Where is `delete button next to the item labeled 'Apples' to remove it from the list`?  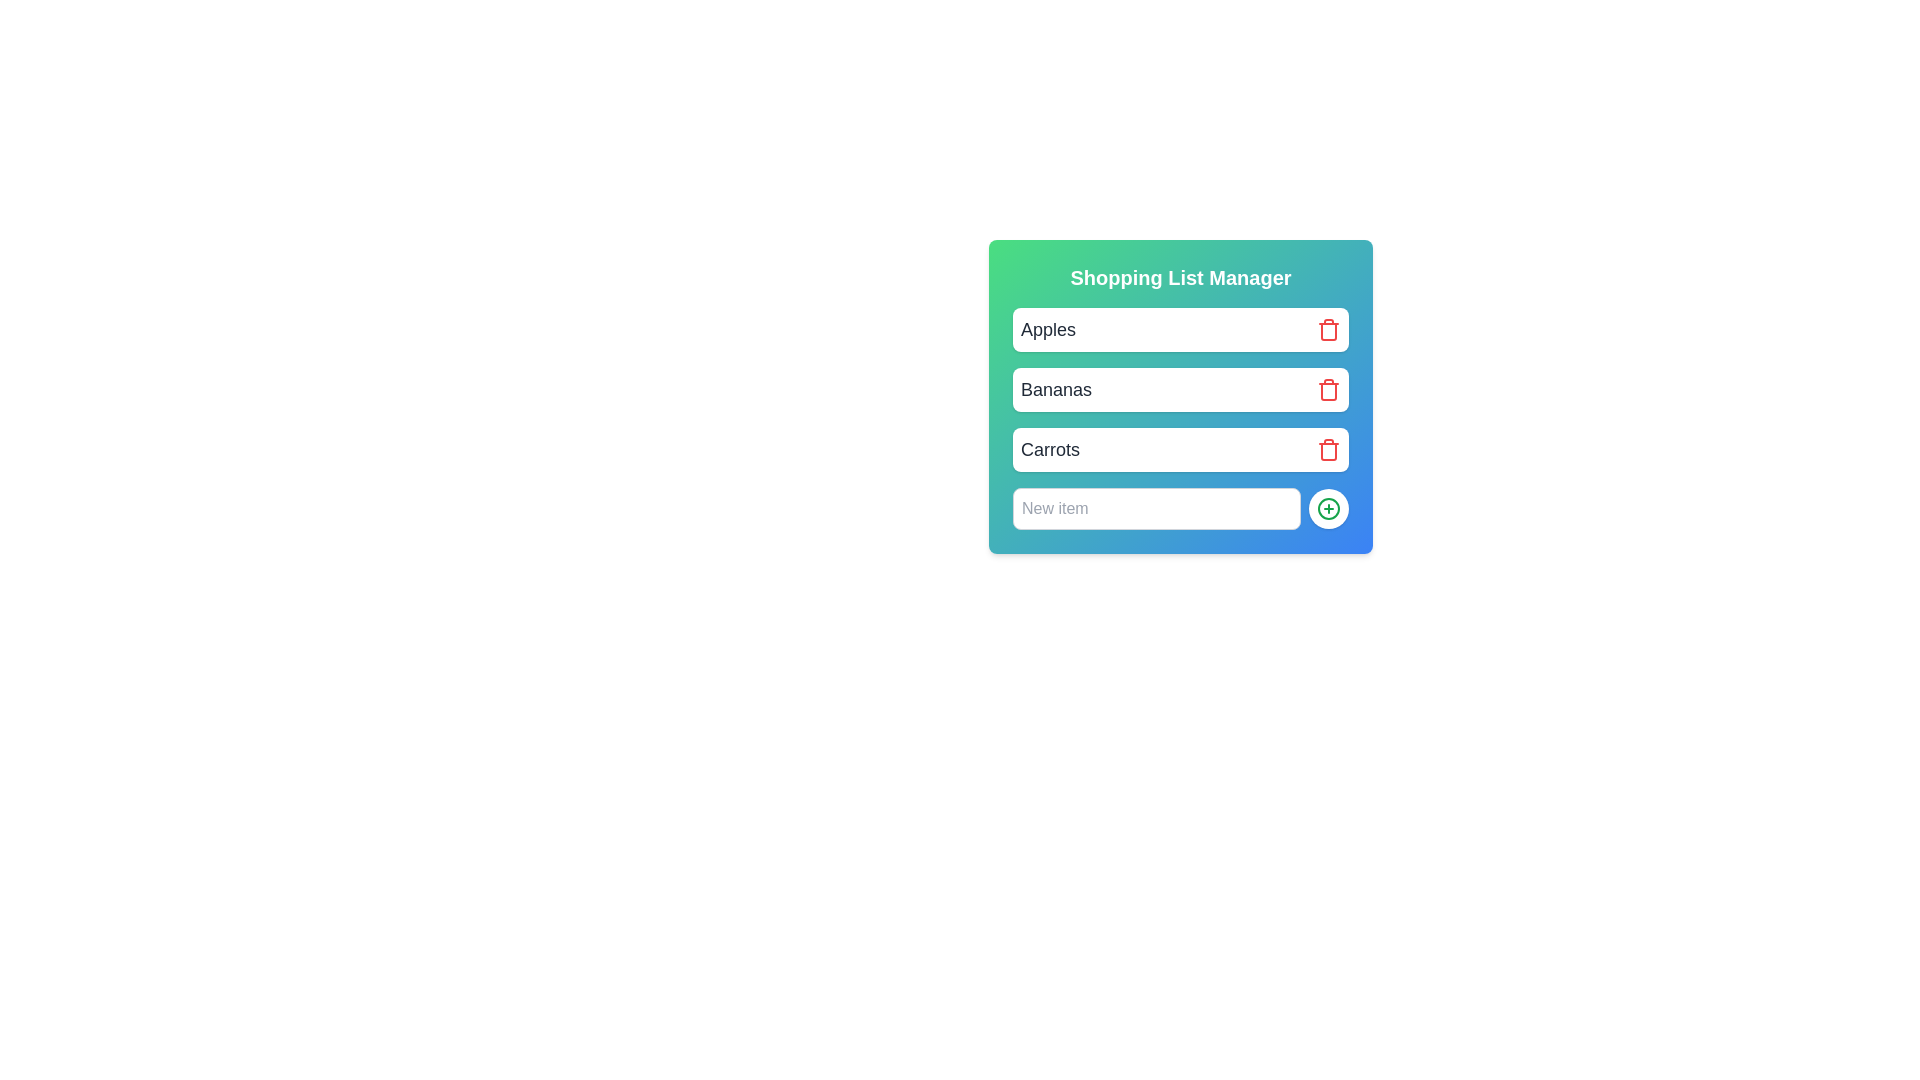 delete button next to the item labeled 'Apples' to remove it from the list is located at coordinates (1329, 329).